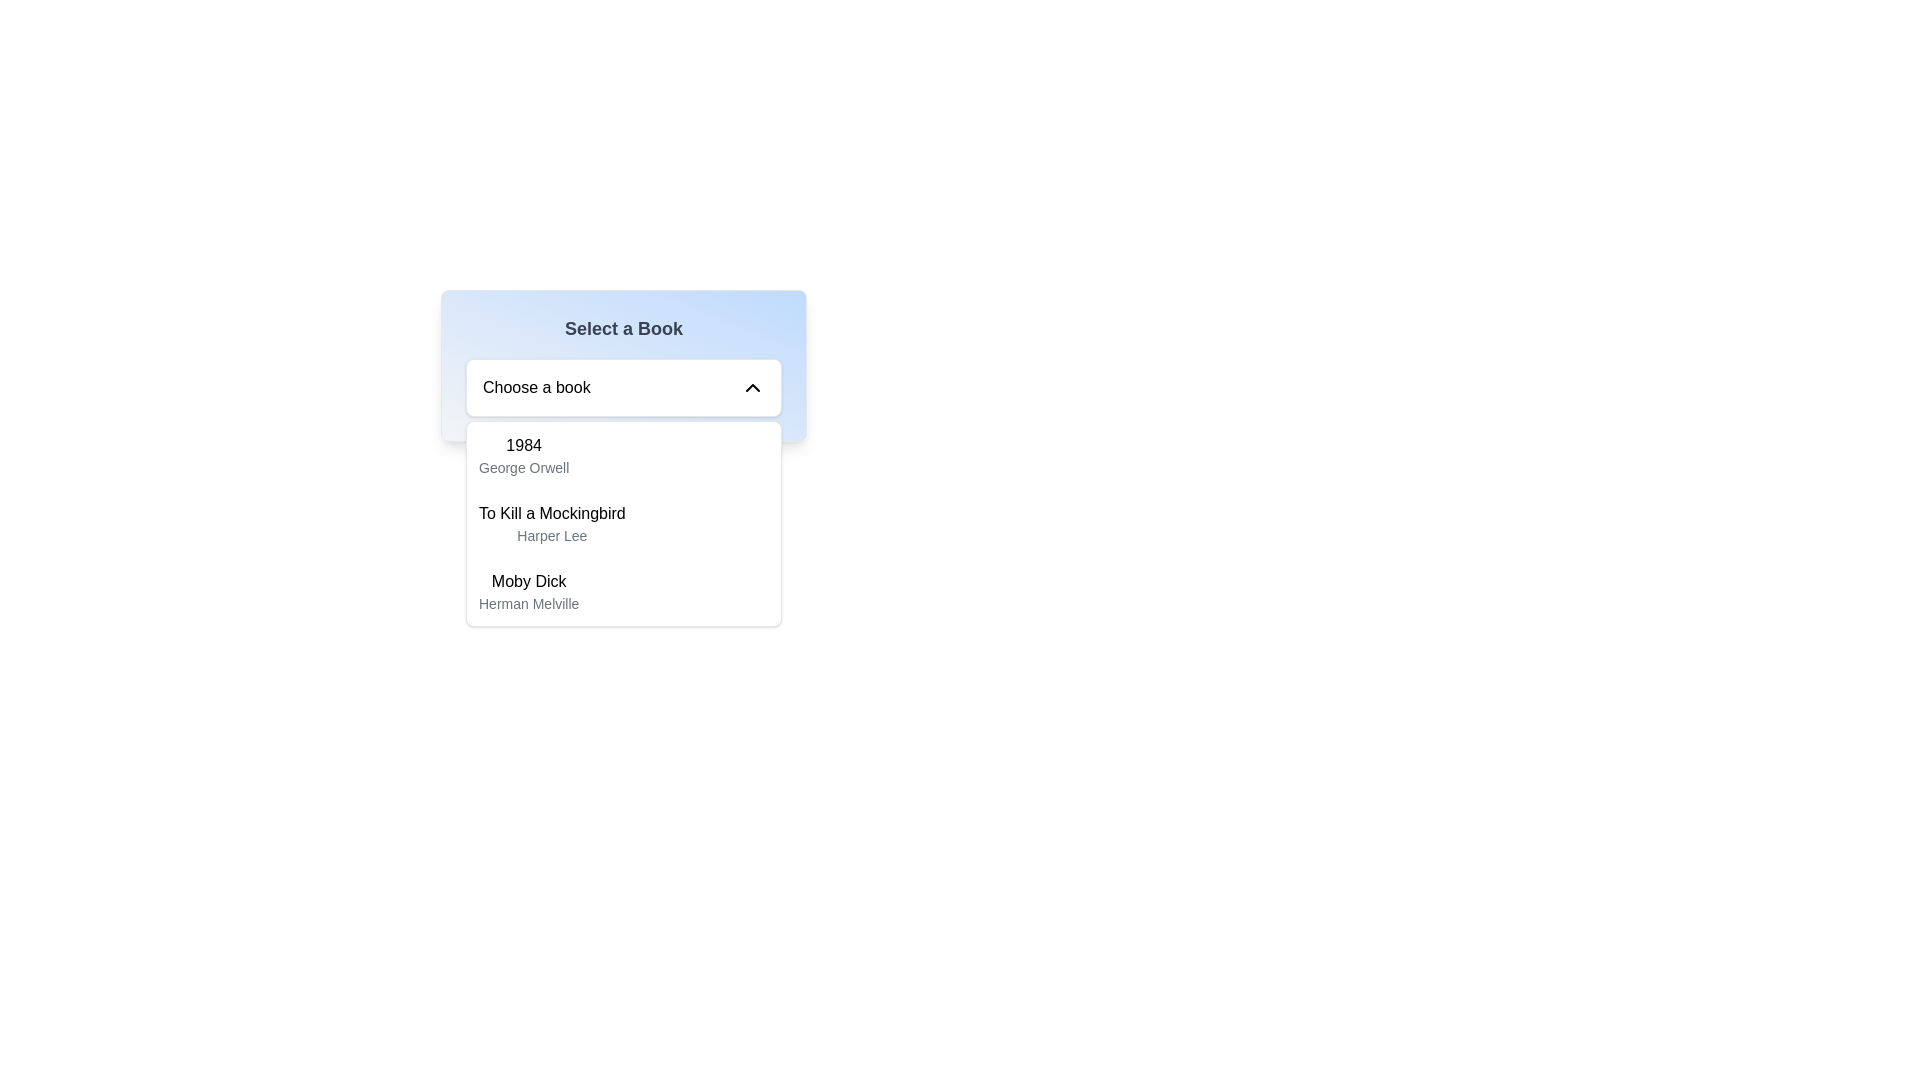 The height and width of the screenshot is (1080, 1920). I want to click on the first selectable option in the dropdown menu that displays the title '1984' and the author 'George Orwell', so click(523, 455).